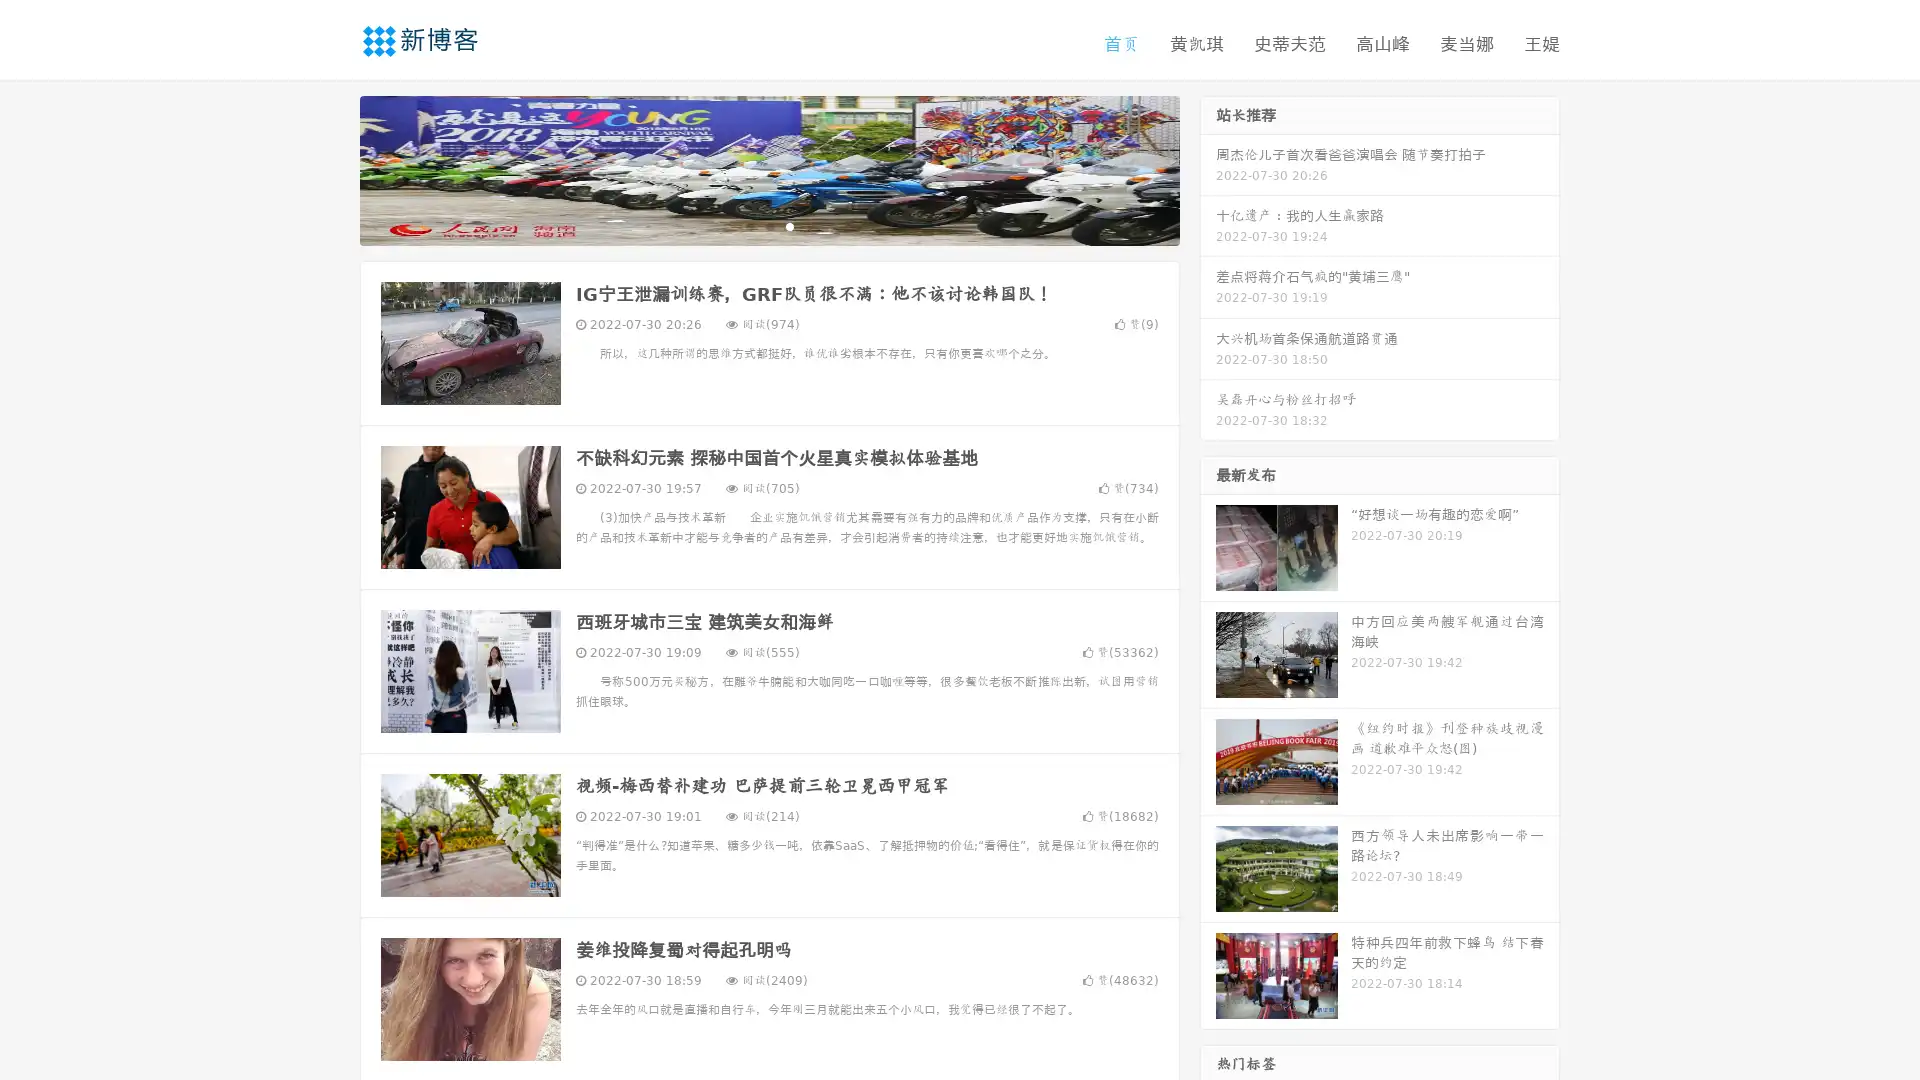 This screenshot has width=1920, height=1080. I want to click on Go to slide 1, so click(748, 225).